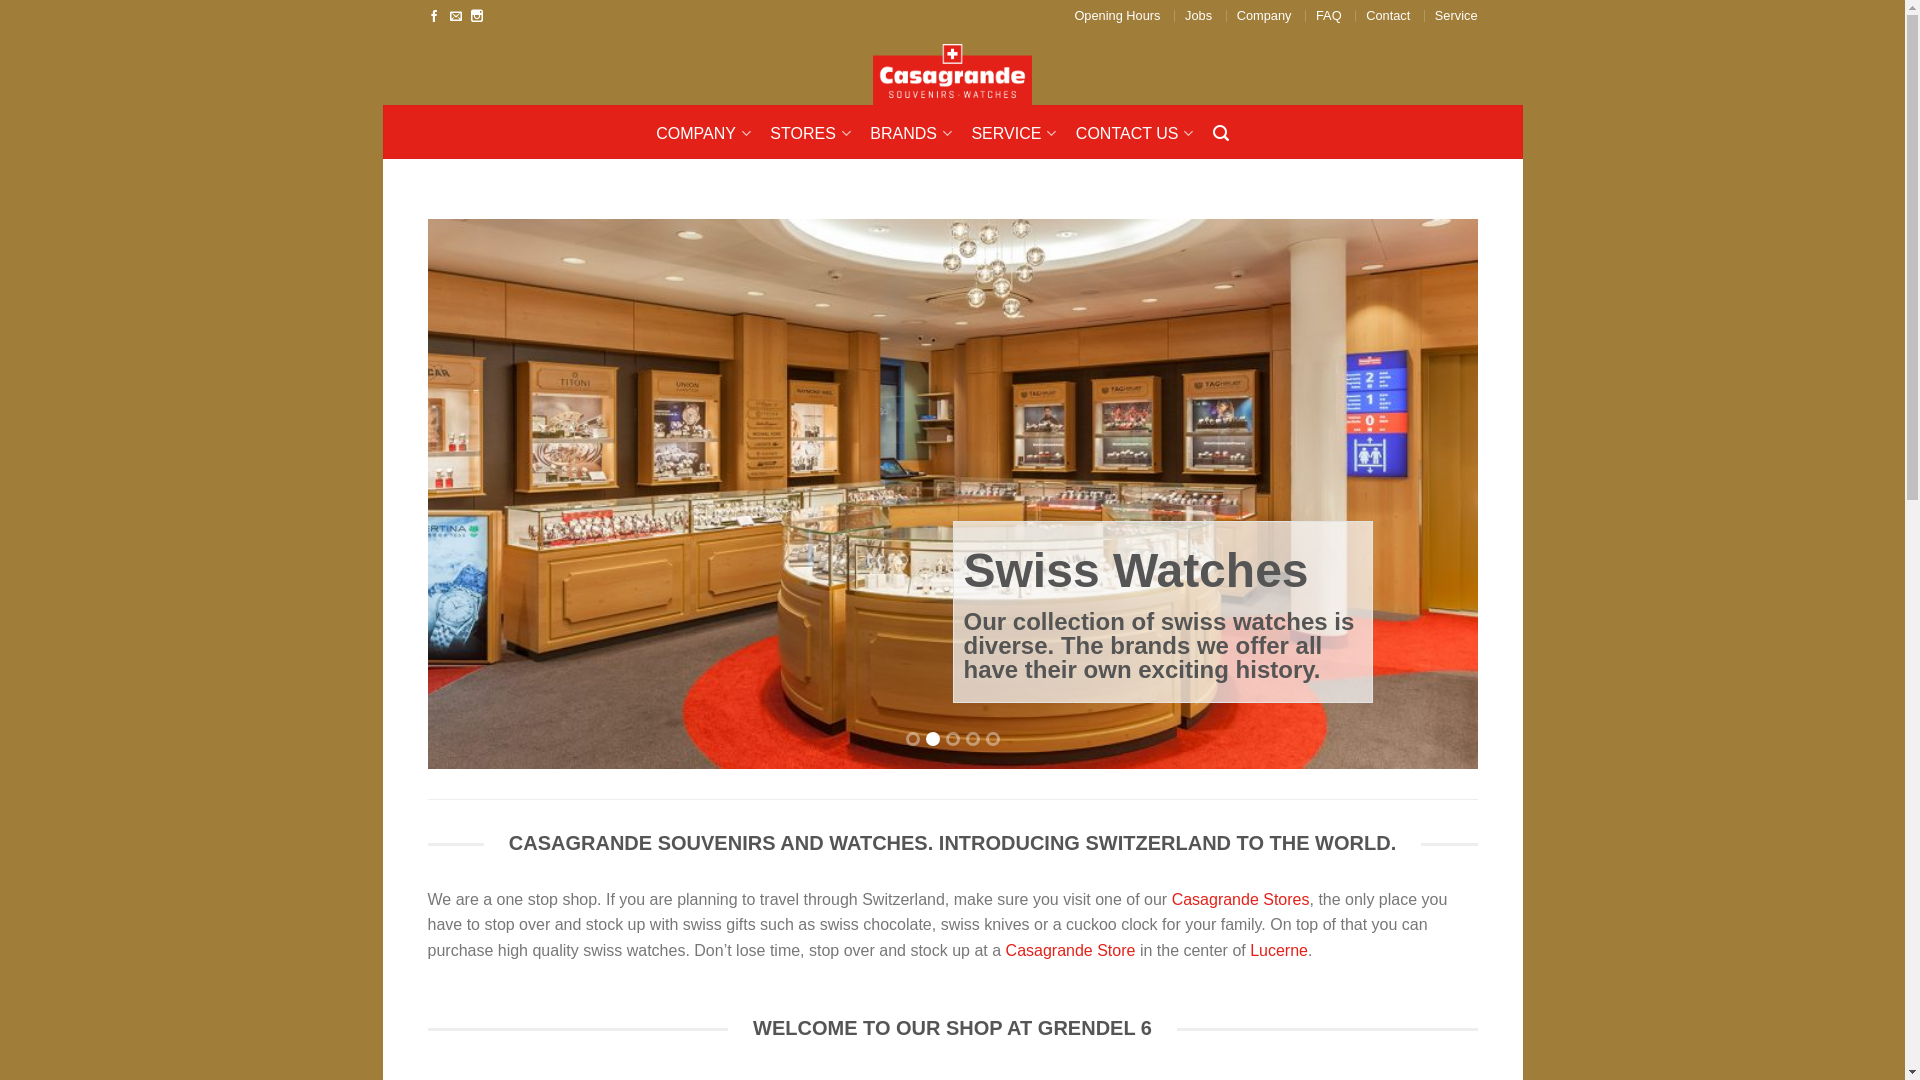 The width and height of the screenshot is (1920, 1080). Describe the element at coordinates (1240, 898) in the screenshot. I see `'Casagrande Stores'` at that location.